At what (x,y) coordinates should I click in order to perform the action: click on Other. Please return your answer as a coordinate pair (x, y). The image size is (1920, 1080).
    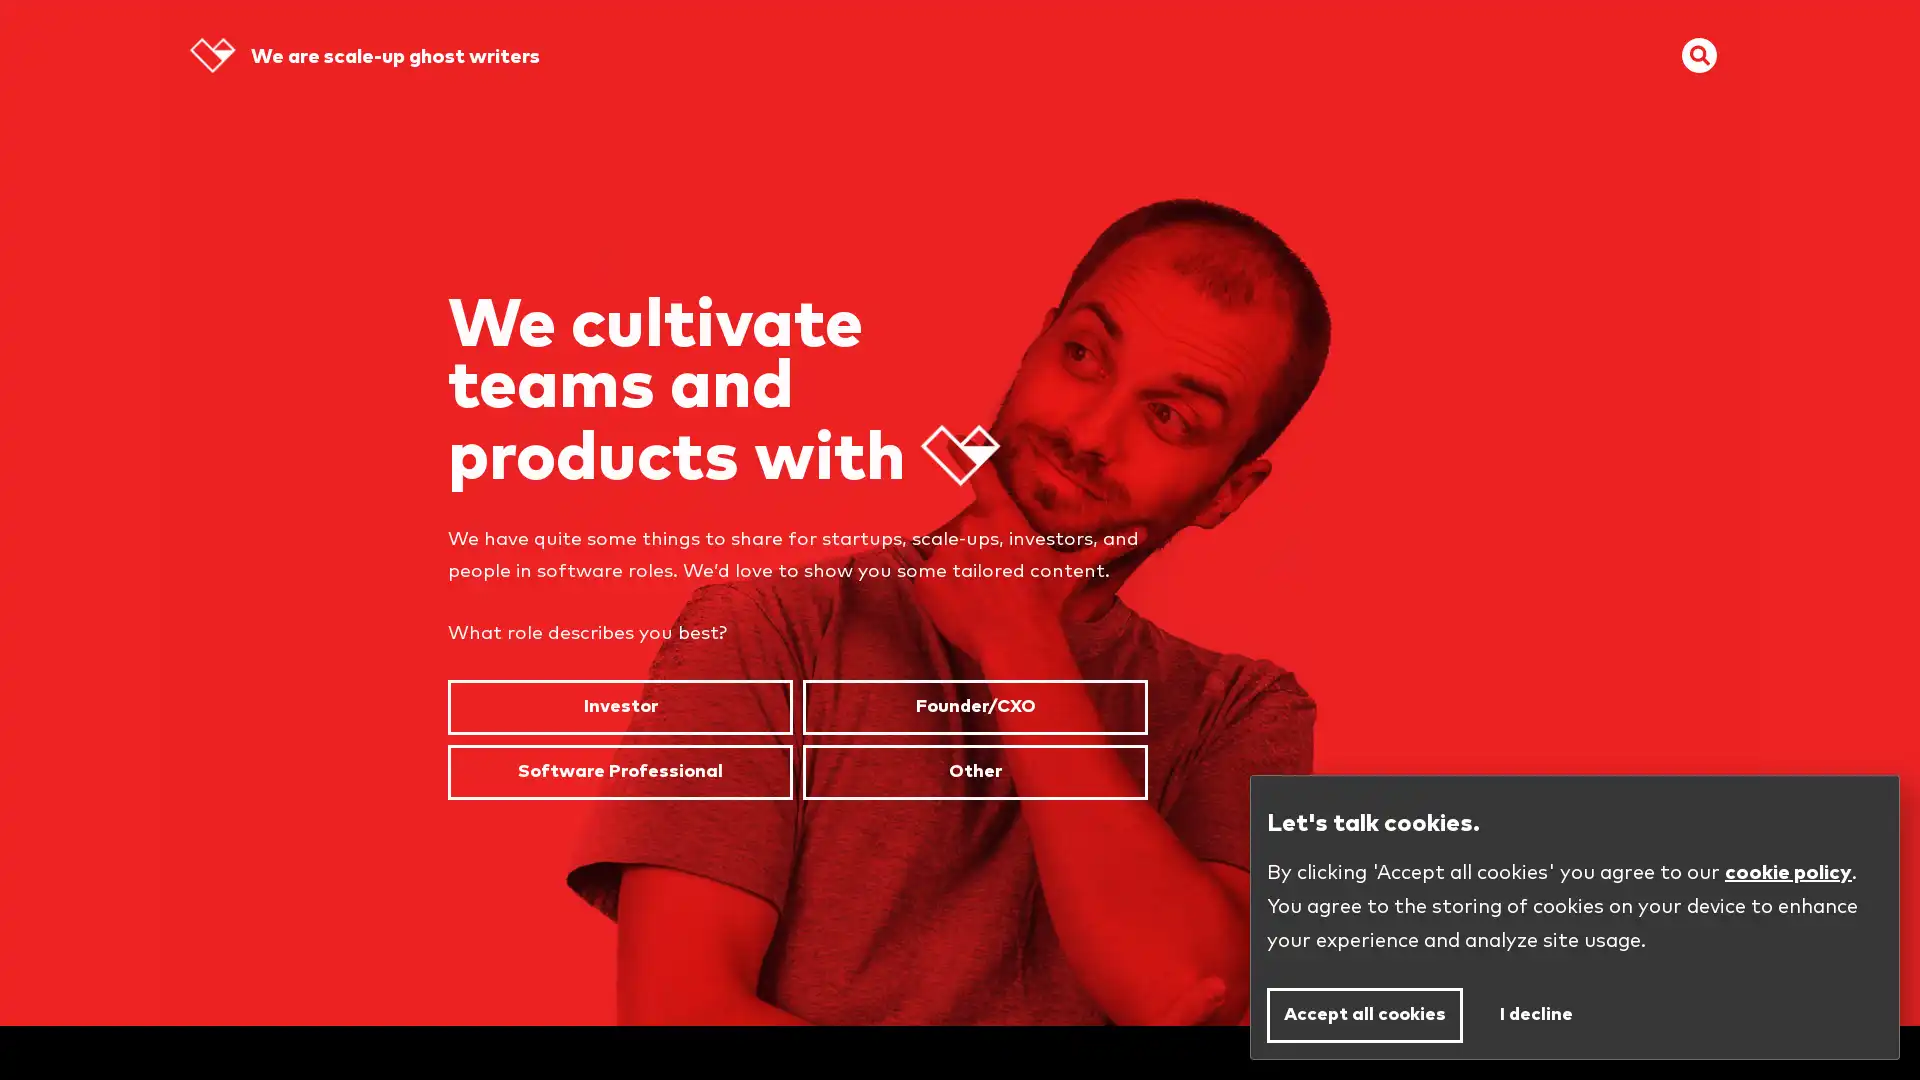
    Looking at the image, I should click on (975, 770).